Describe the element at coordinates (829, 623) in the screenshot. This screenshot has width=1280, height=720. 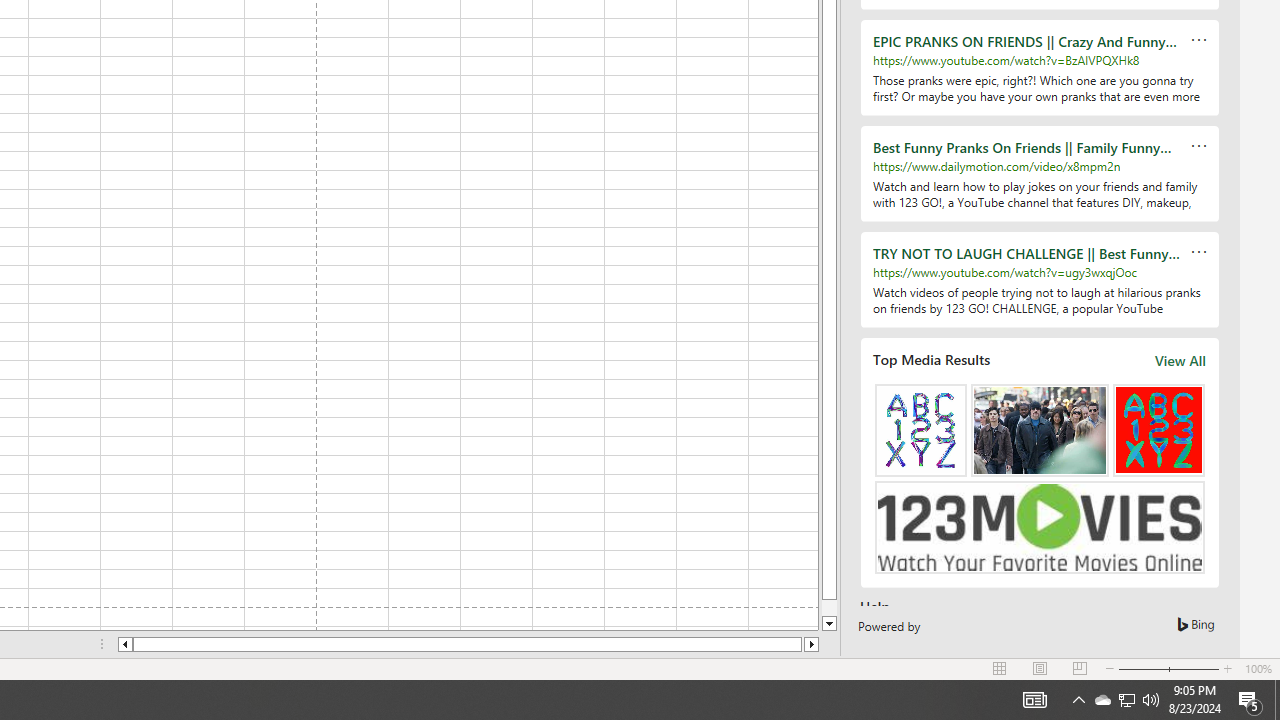
I see `'Line down'` at that location.